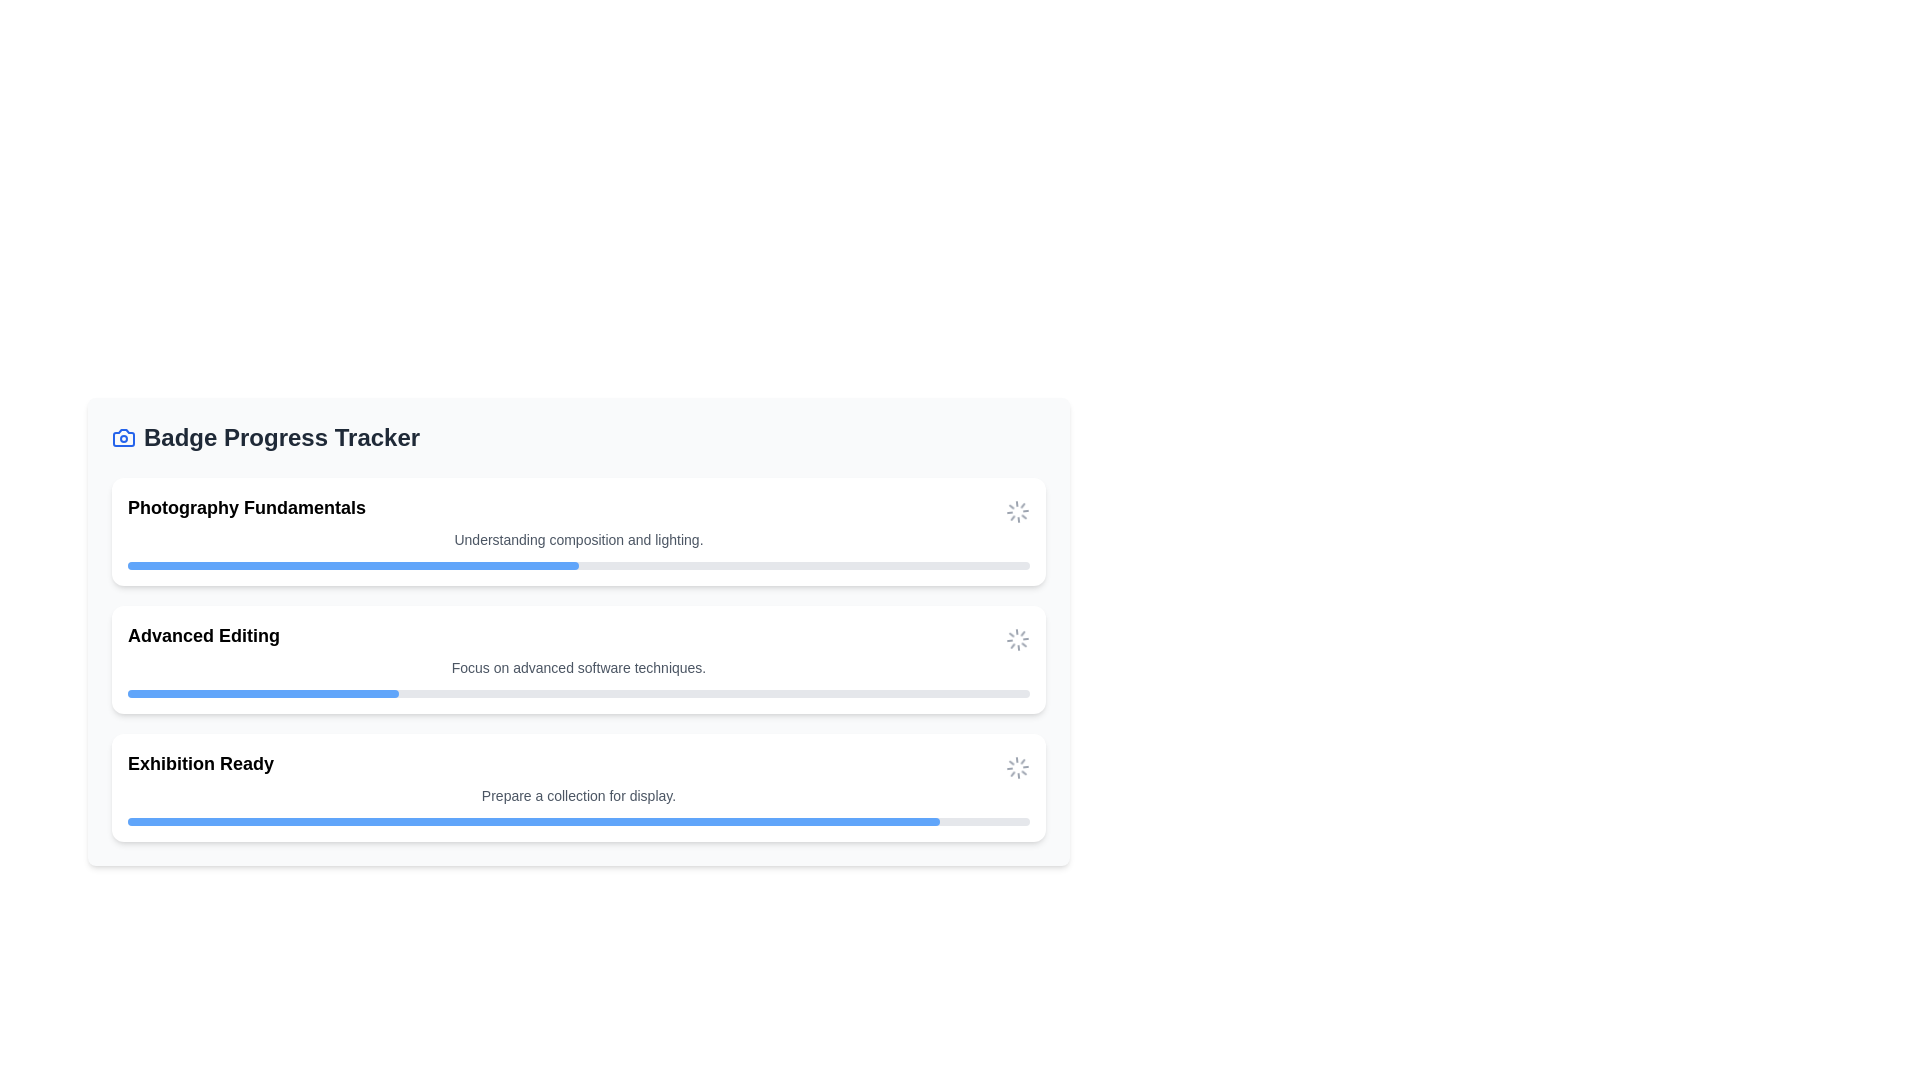  I want to click on the camera icon located in the top-left corner of the 'Badge Progress Tracker' section, which represents photography or progress, so click(123, 437).